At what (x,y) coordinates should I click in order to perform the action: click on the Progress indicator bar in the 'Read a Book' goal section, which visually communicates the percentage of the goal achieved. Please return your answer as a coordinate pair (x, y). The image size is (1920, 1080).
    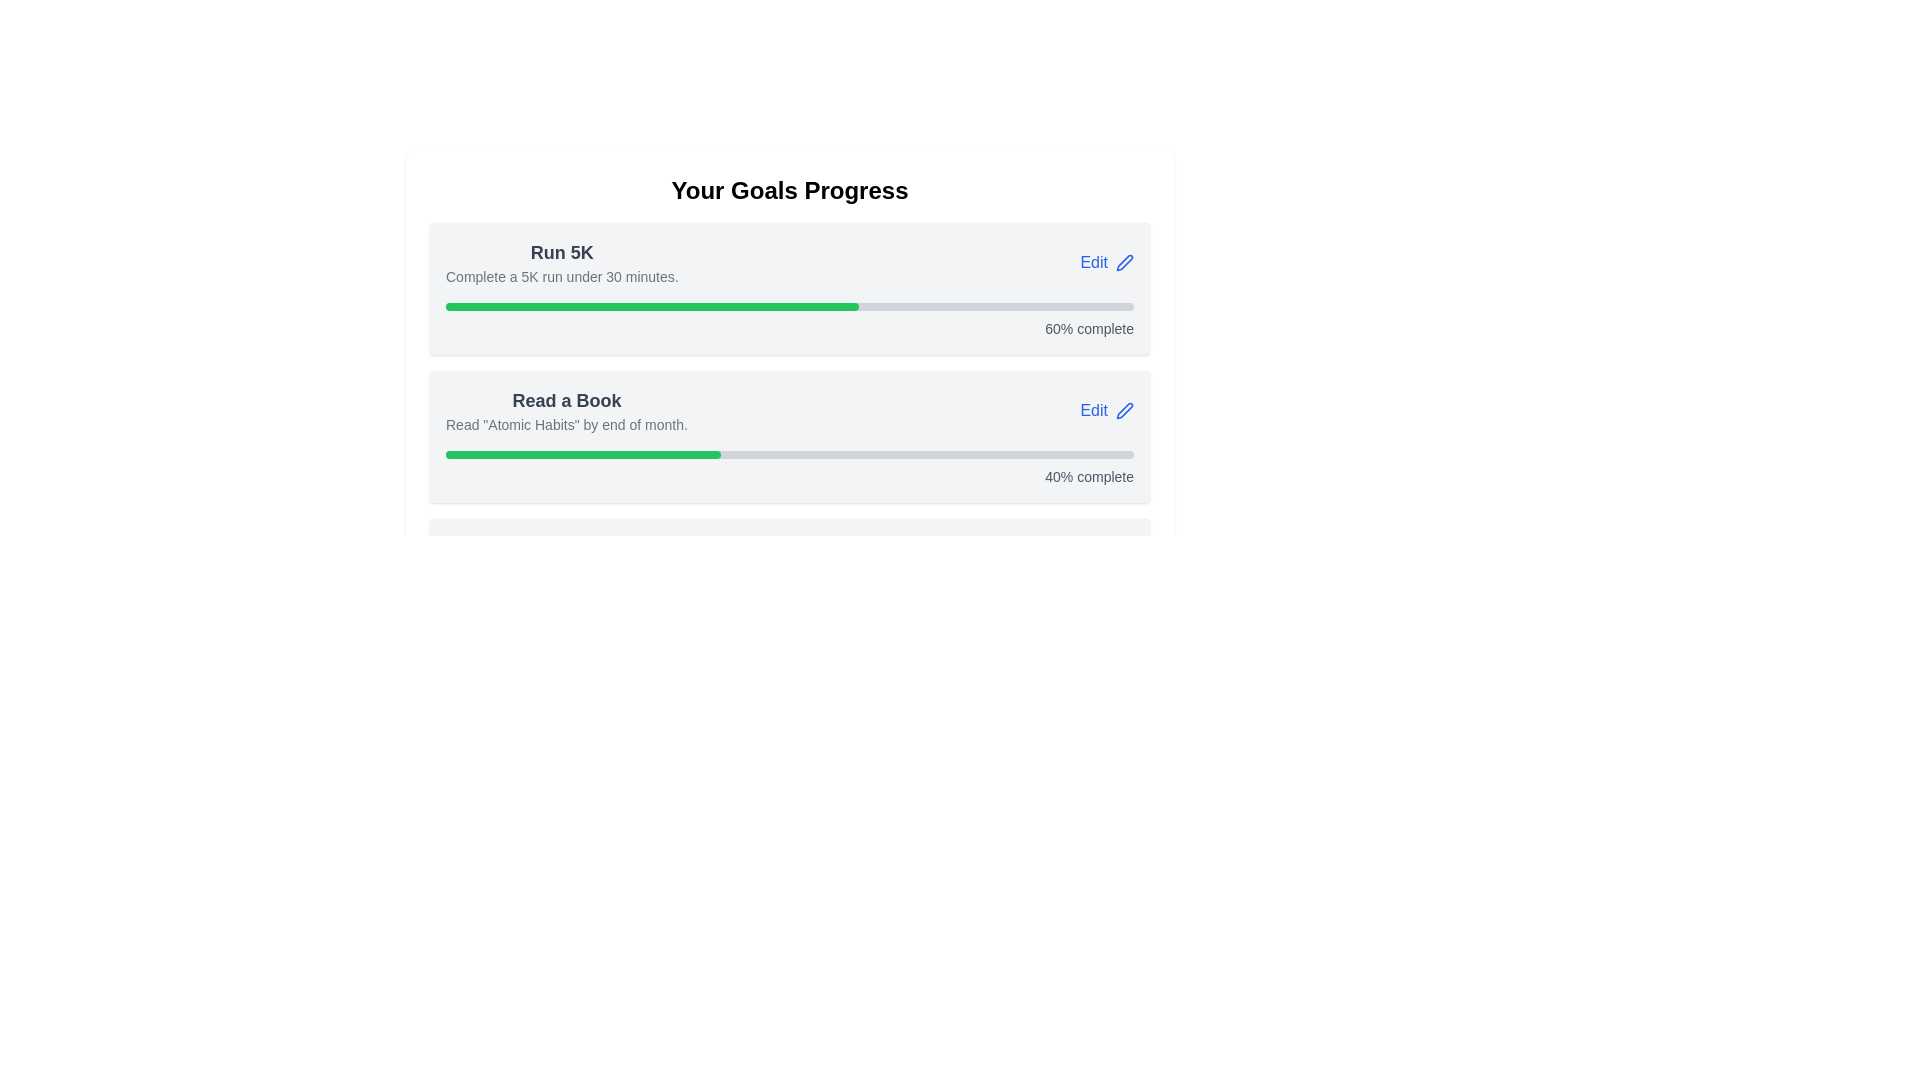
    Looking at the image, I should click on (652, 307).